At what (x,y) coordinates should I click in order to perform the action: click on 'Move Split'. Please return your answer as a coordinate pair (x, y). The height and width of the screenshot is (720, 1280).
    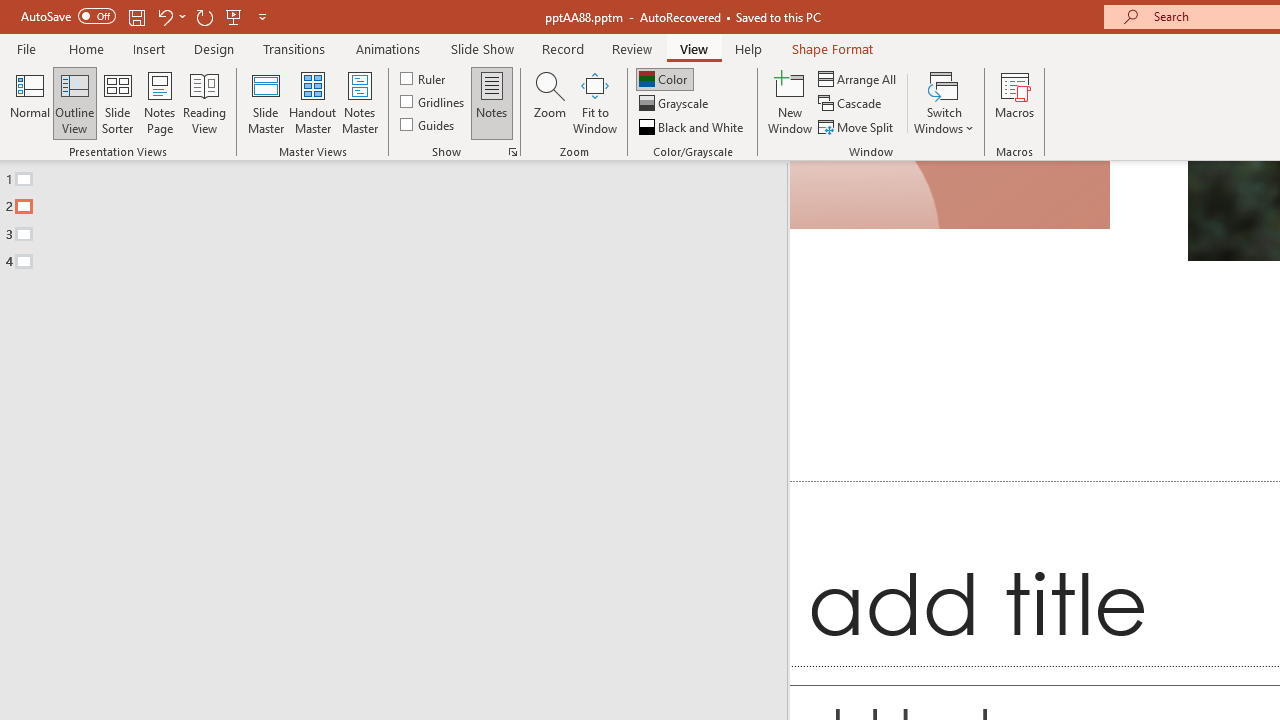
    Looking at the image, I should click on (857, 127).